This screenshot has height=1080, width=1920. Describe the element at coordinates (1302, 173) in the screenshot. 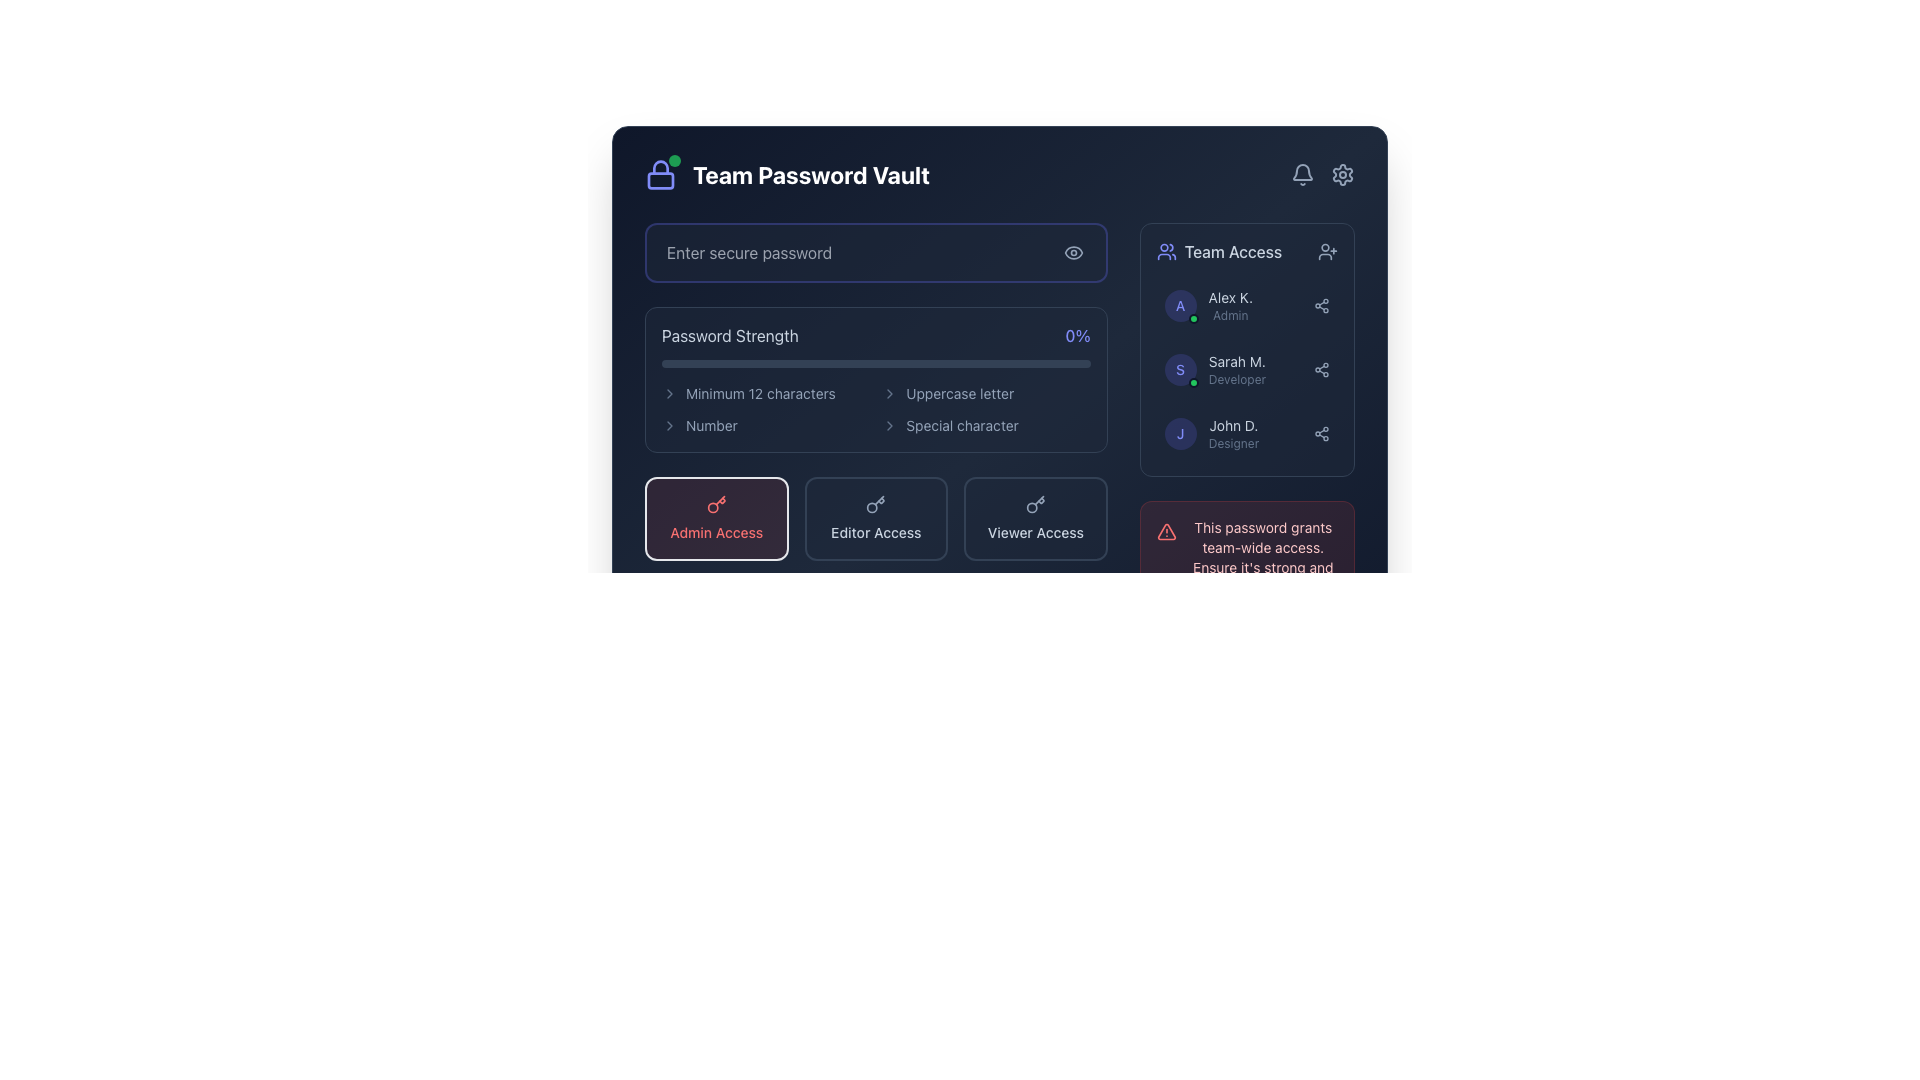

I see `the bell icon, which is styled as an outline with a curved body and a small circular clapper inside, located in the top-right corner of the interface` at that location.